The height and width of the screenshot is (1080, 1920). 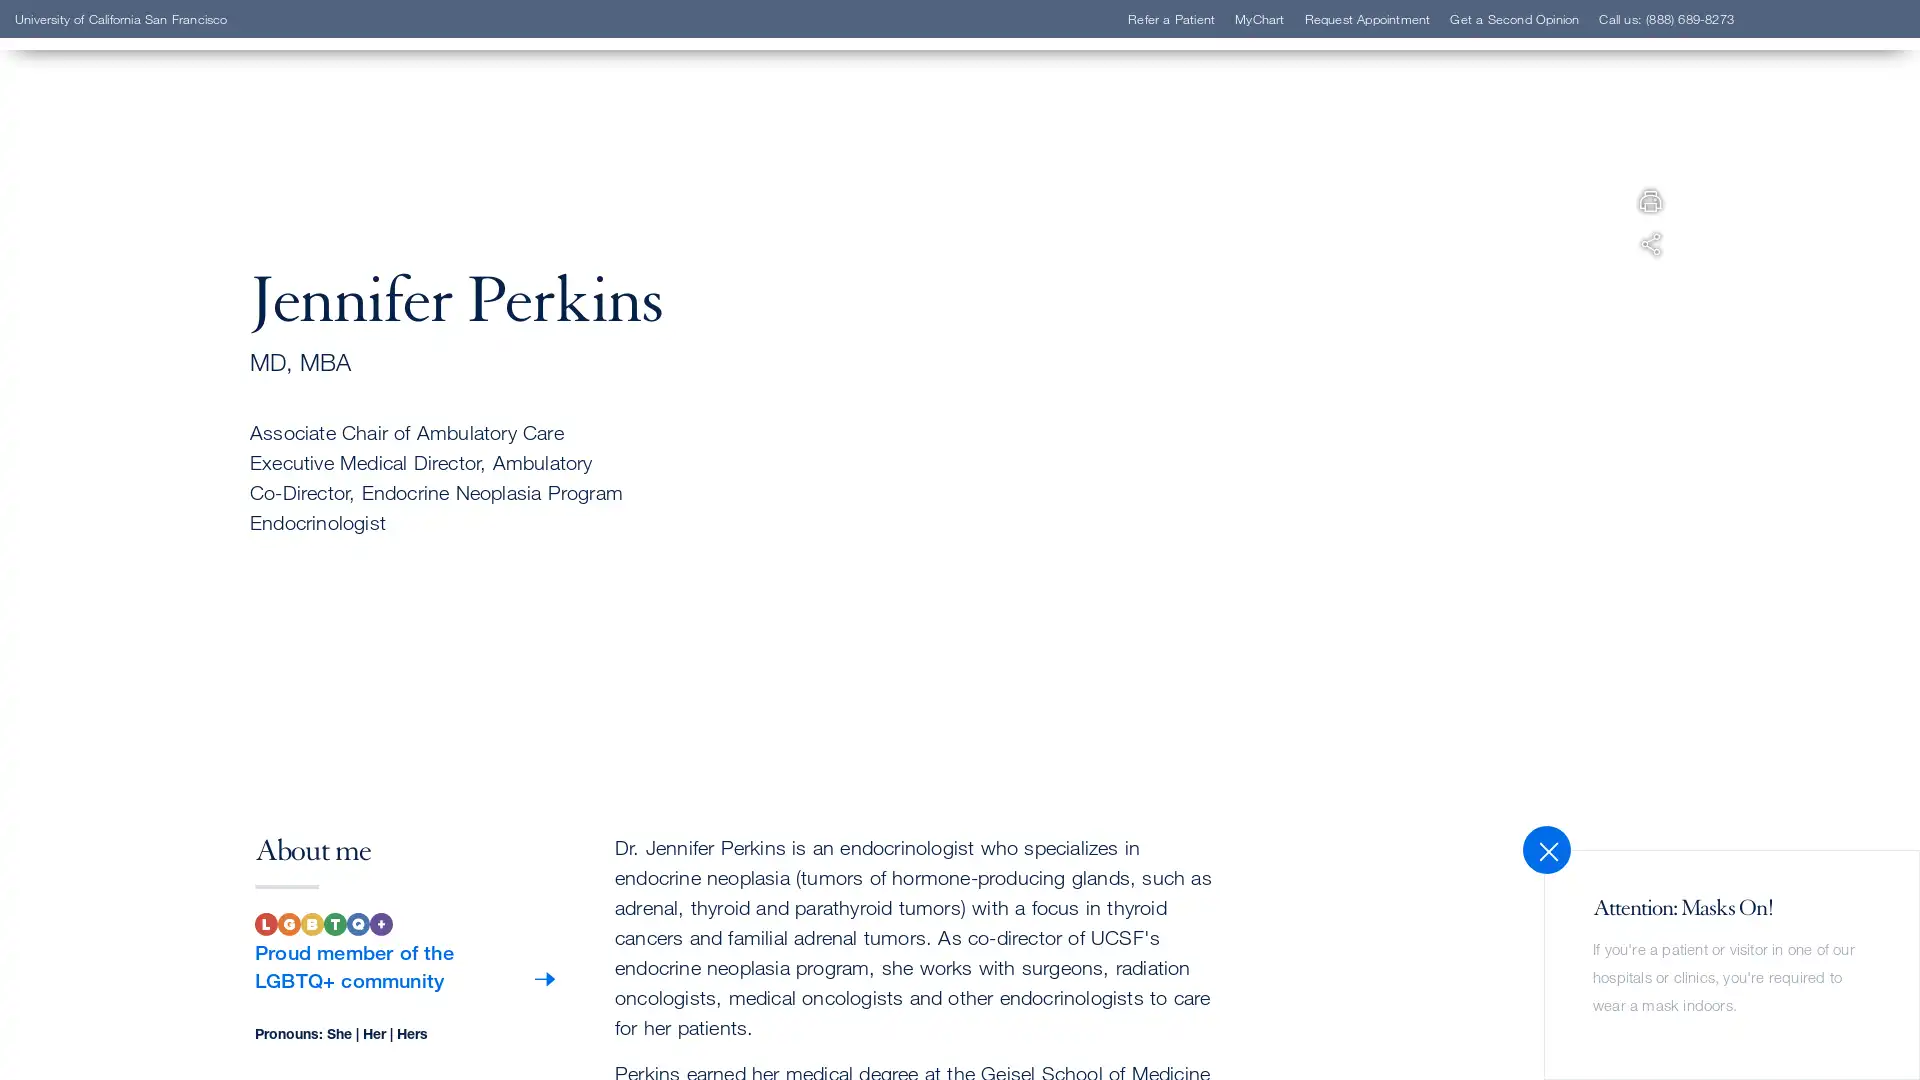 I want to click on Find a Doctor, so click(x=138, y=294).